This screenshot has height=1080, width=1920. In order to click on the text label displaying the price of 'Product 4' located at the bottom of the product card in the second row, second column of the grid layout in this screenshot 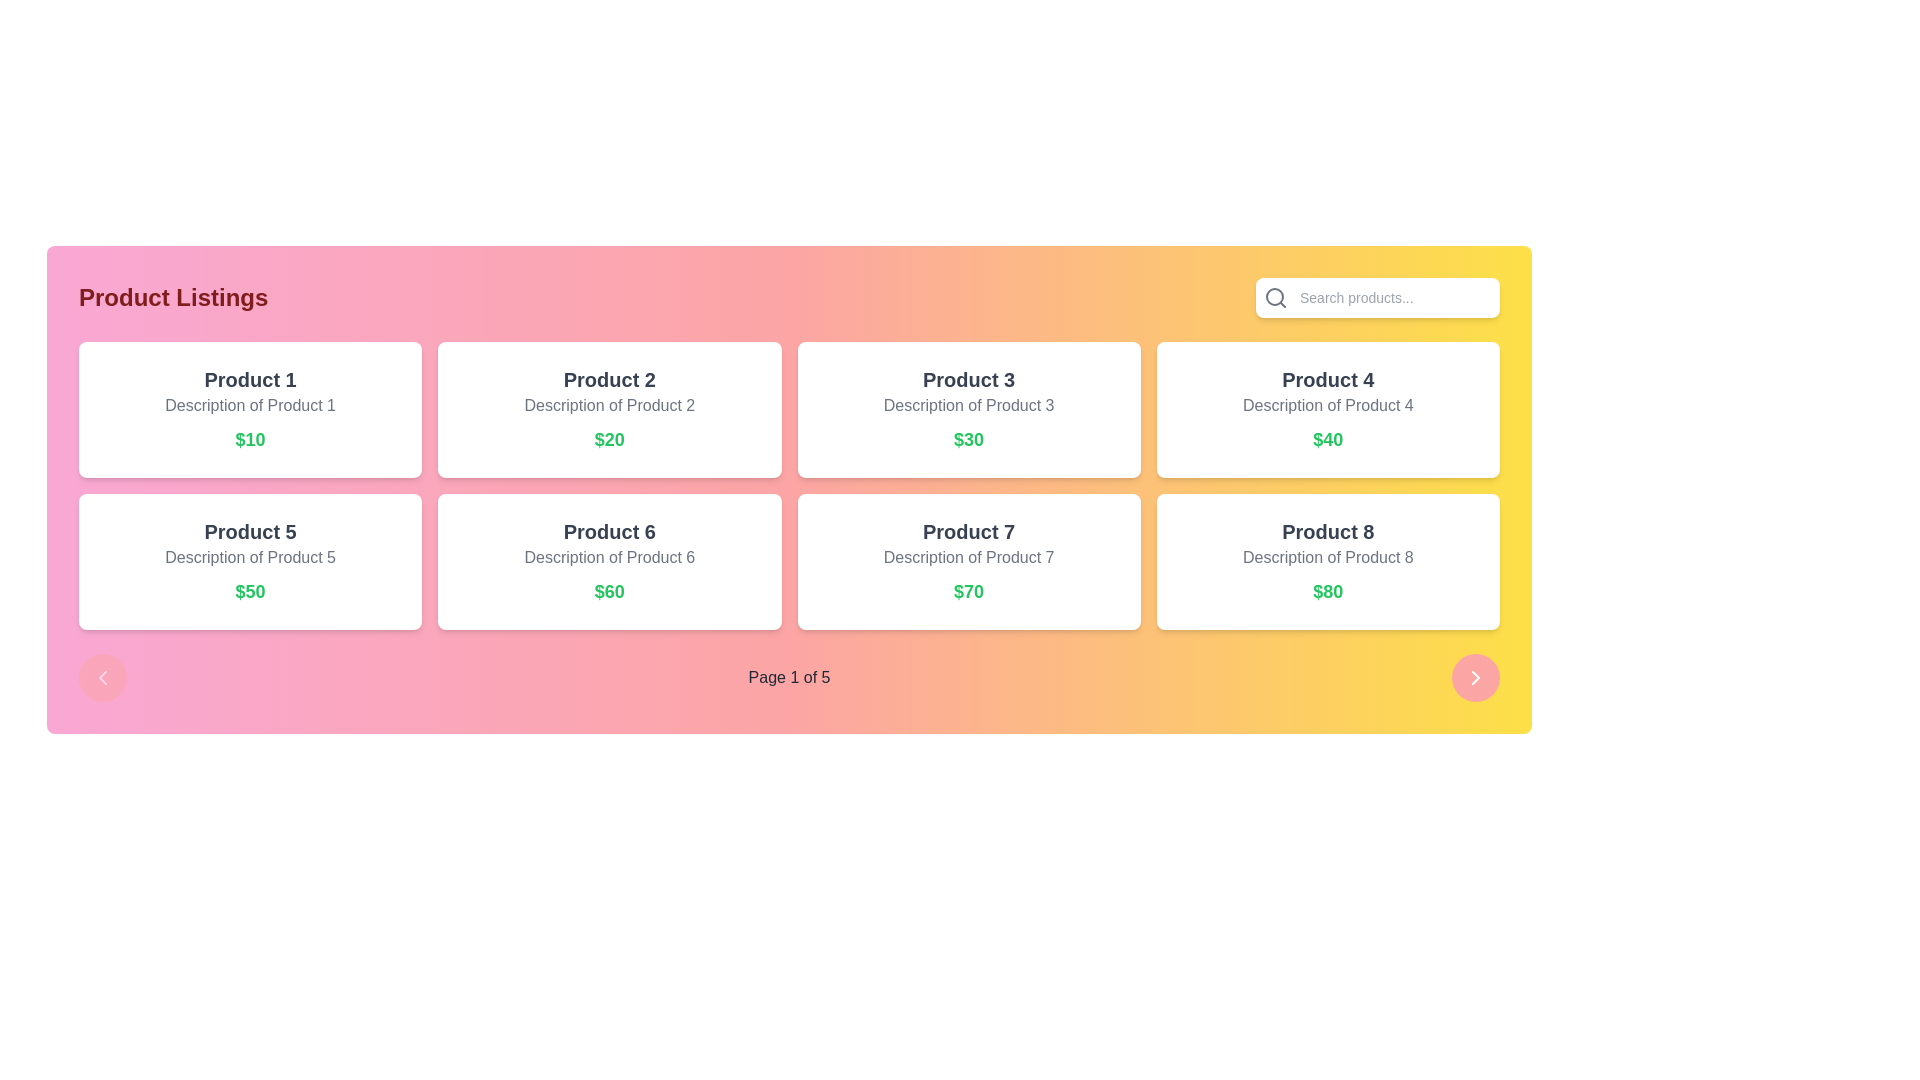, I will do `click(1328, 438)`.